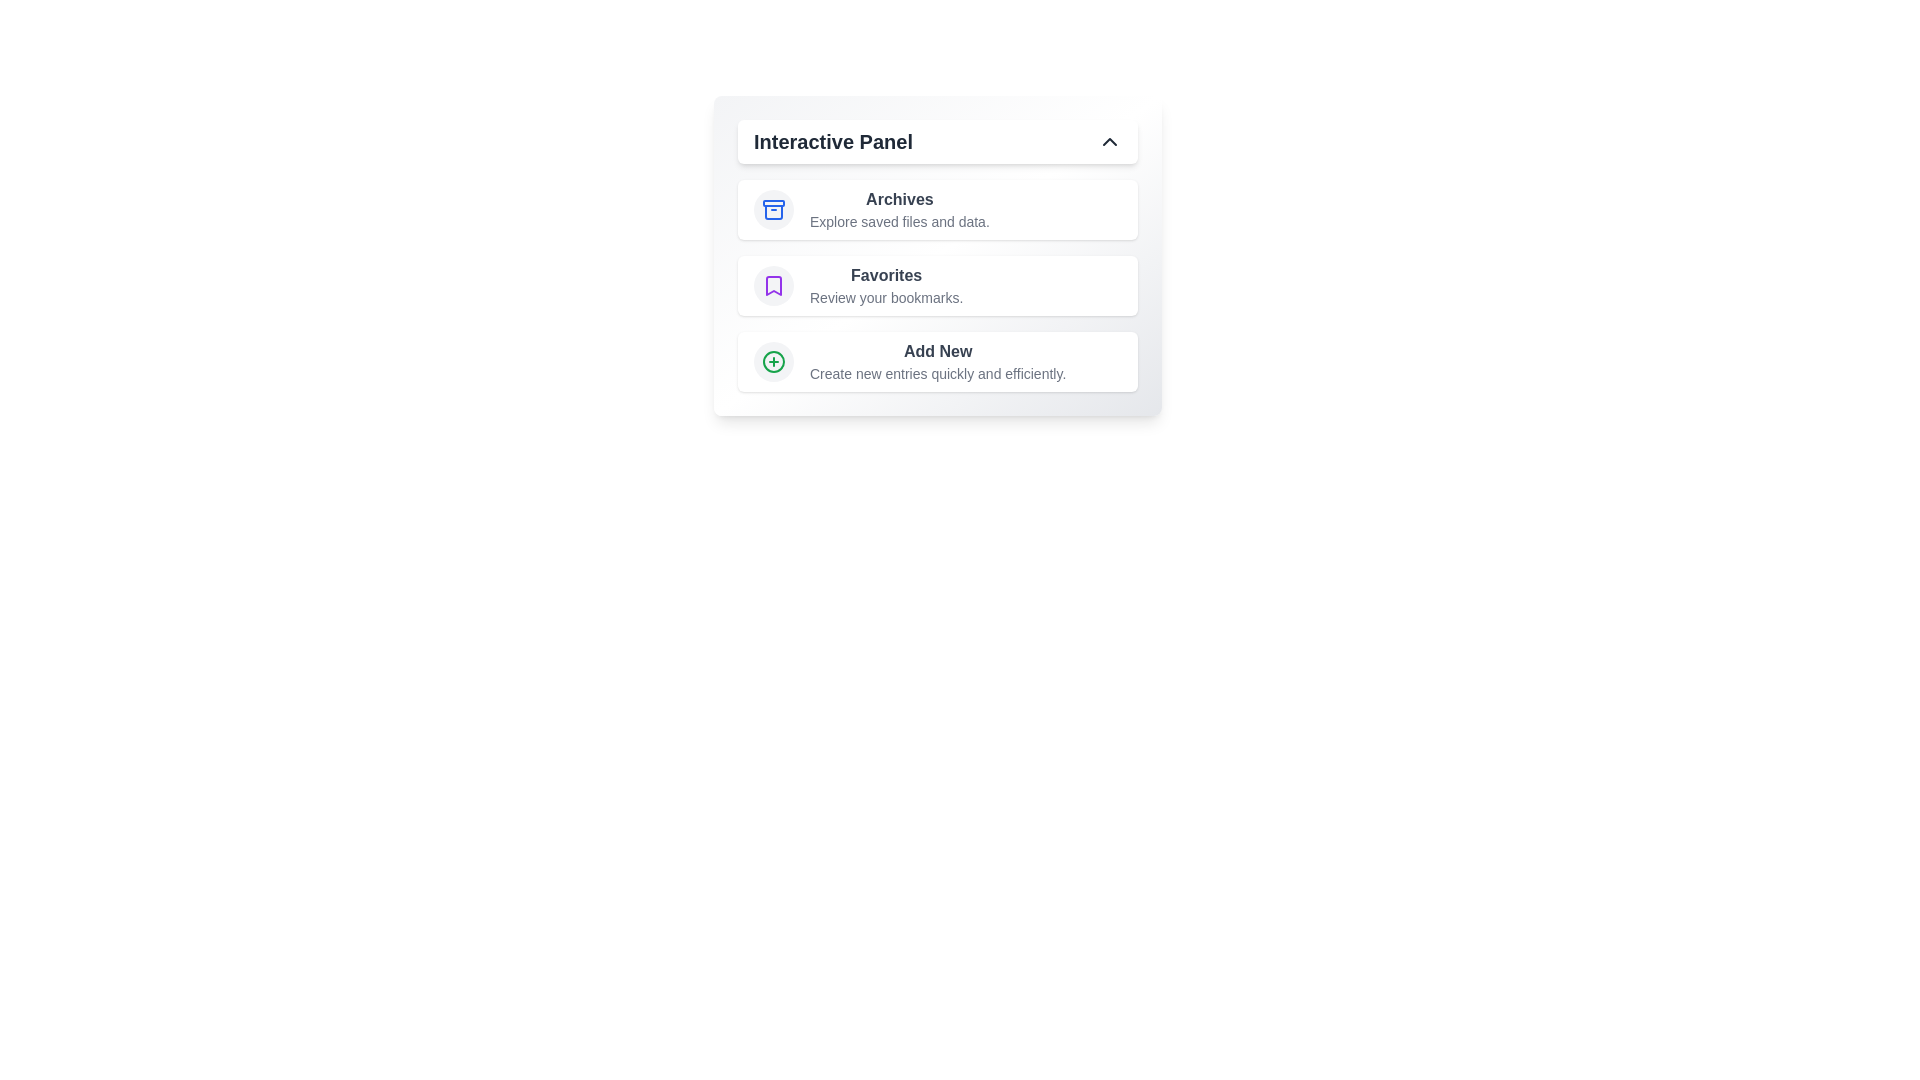 This screenshot has height=1080, width=1920. What do you see at coordinates (936, 141) in the screenshot?
I see `the Interactive Panel button to toggle the menu expansion` at bounding box center [936, 141].